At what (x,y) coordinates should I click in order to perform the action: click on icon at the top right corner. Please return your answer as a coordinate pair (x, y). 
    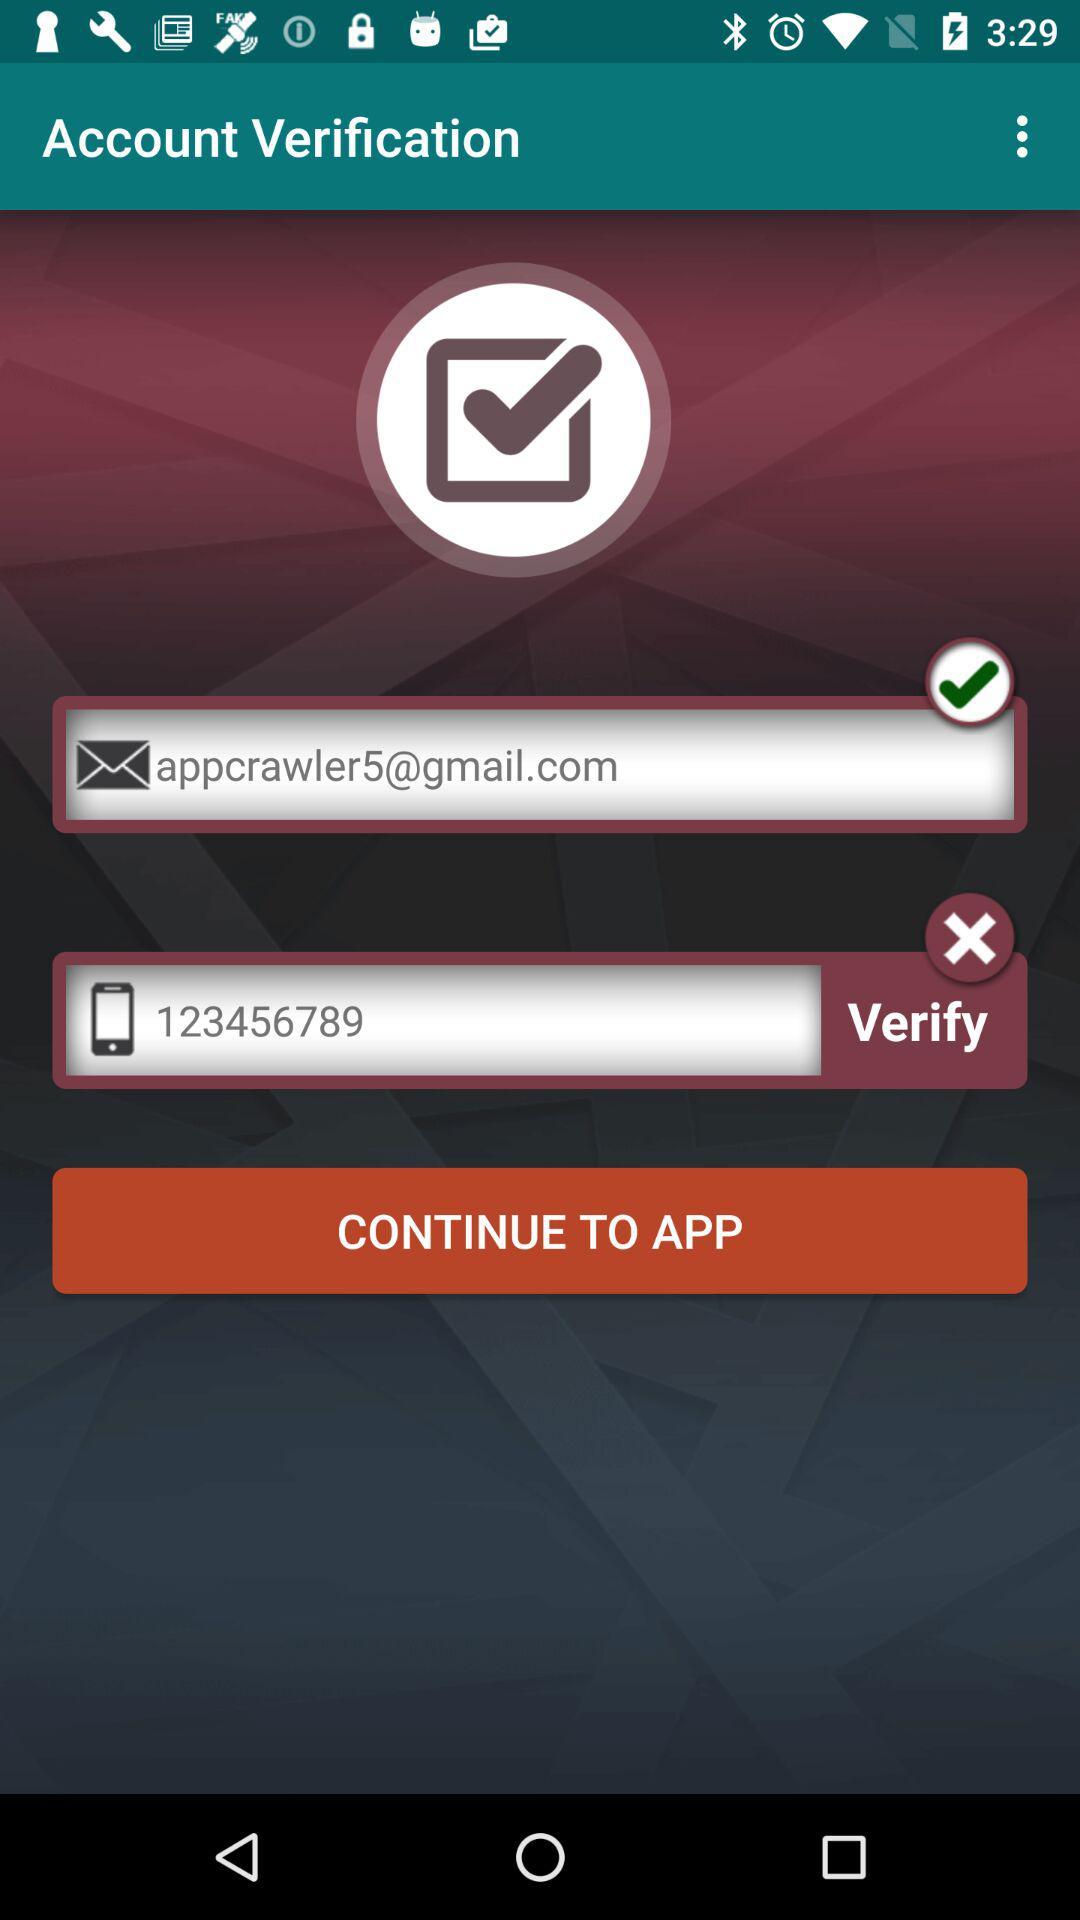
    Looking at the image, I should click on (1027, 135).